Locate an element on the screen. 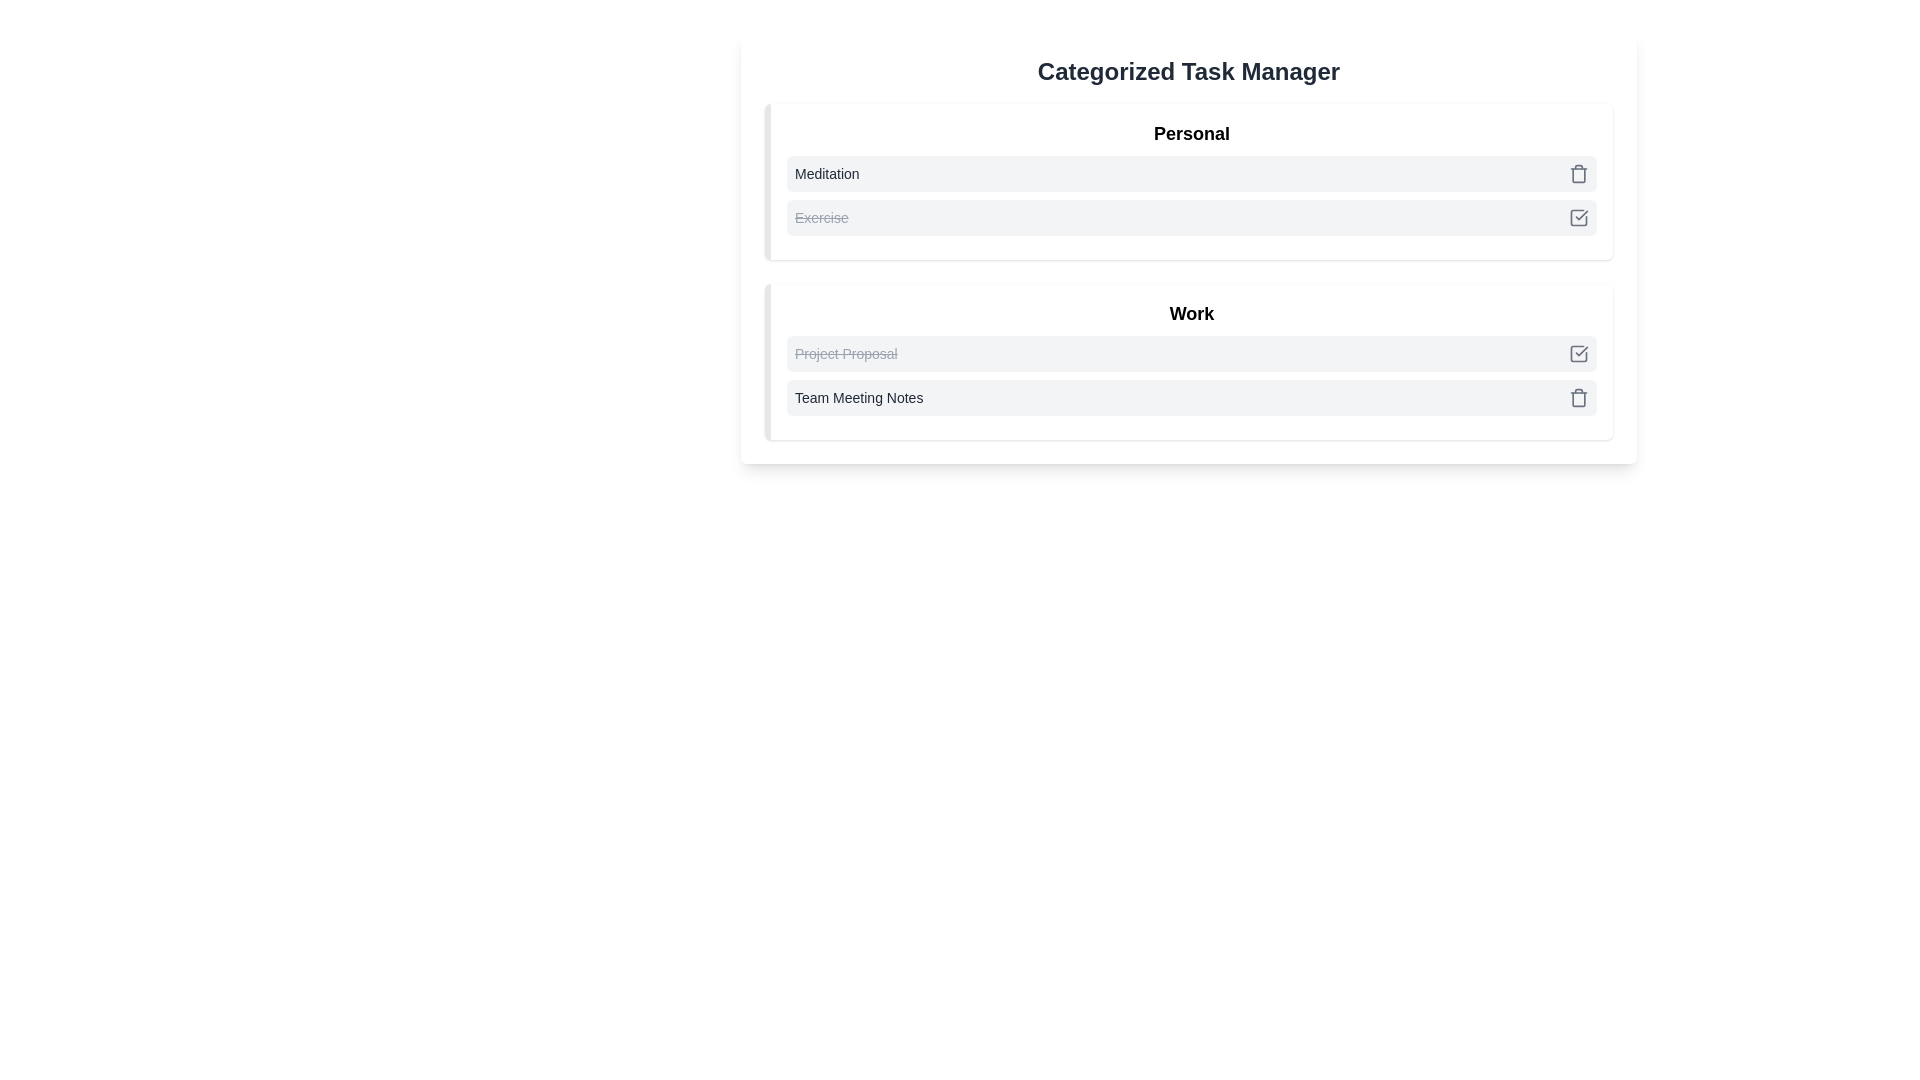 The image size is (1920, 1080). the text label 'Work' which categorizes related items in the subsection, located near the top of the page is located at coordinates (1191, 313).